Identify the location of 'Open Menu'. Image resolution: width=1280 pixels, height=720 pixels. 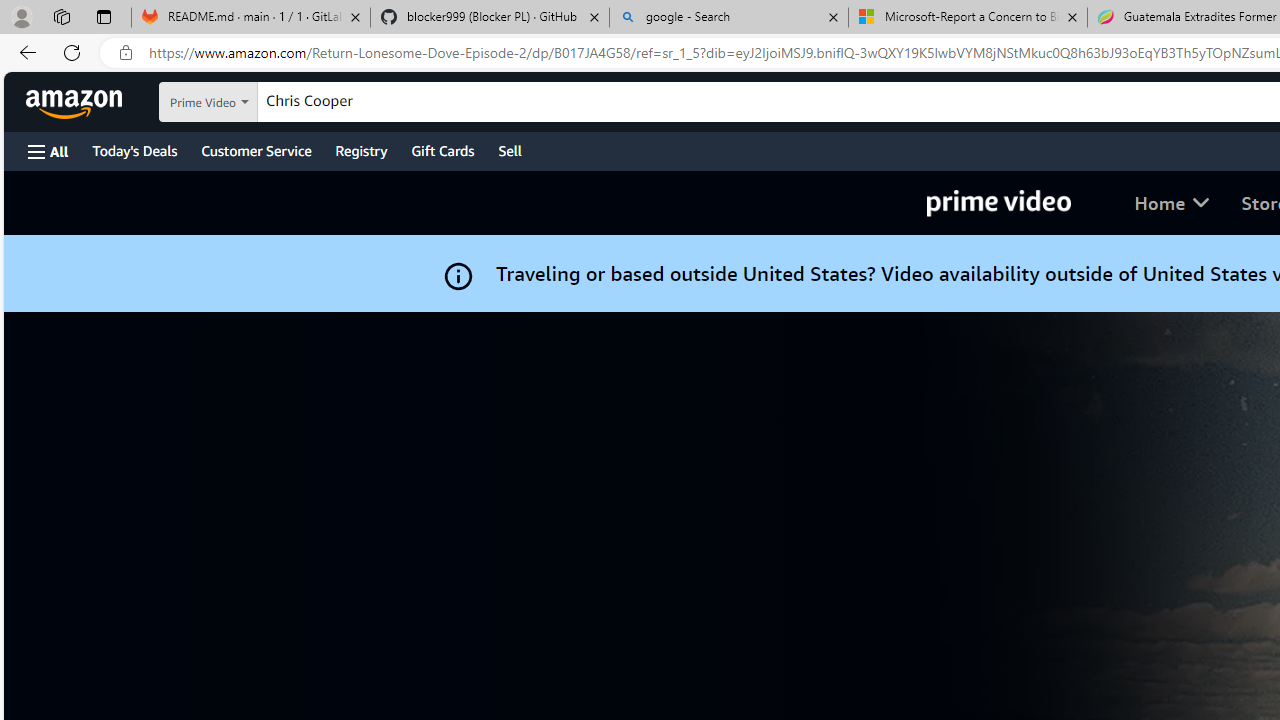
(48, 150).